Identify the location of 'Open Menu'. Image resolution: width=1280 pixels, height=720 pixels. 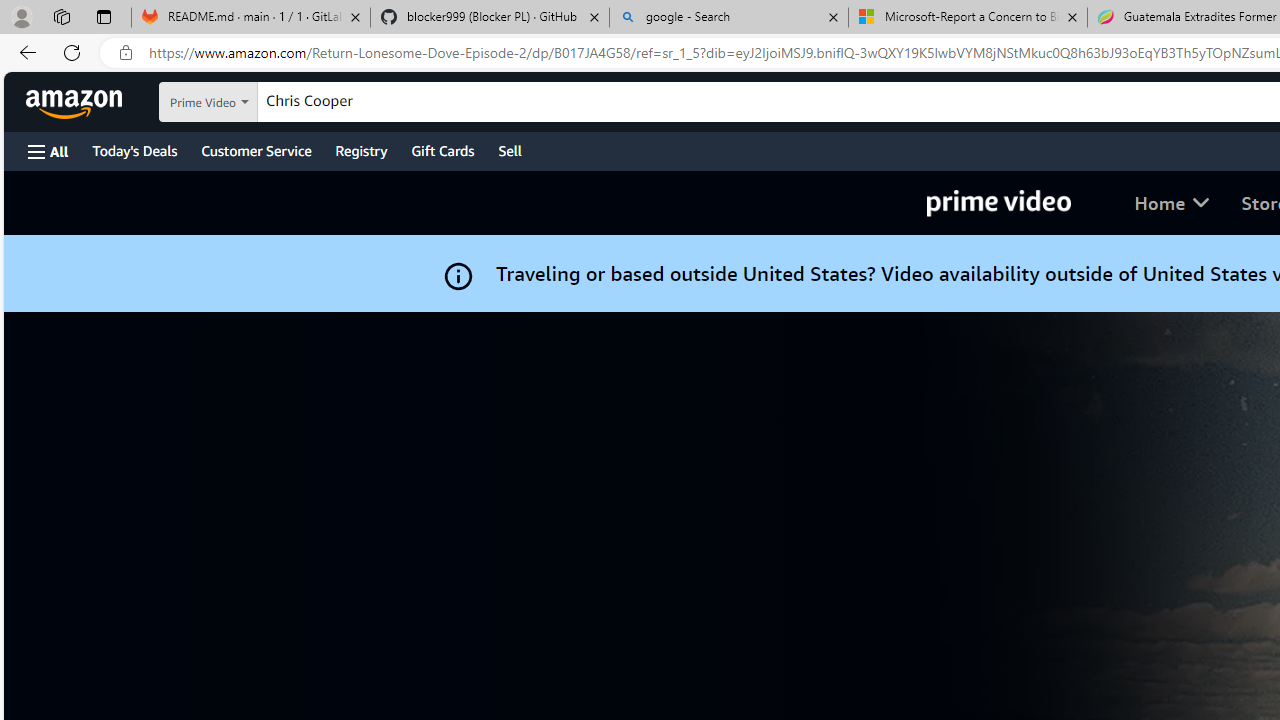
(48, 150).